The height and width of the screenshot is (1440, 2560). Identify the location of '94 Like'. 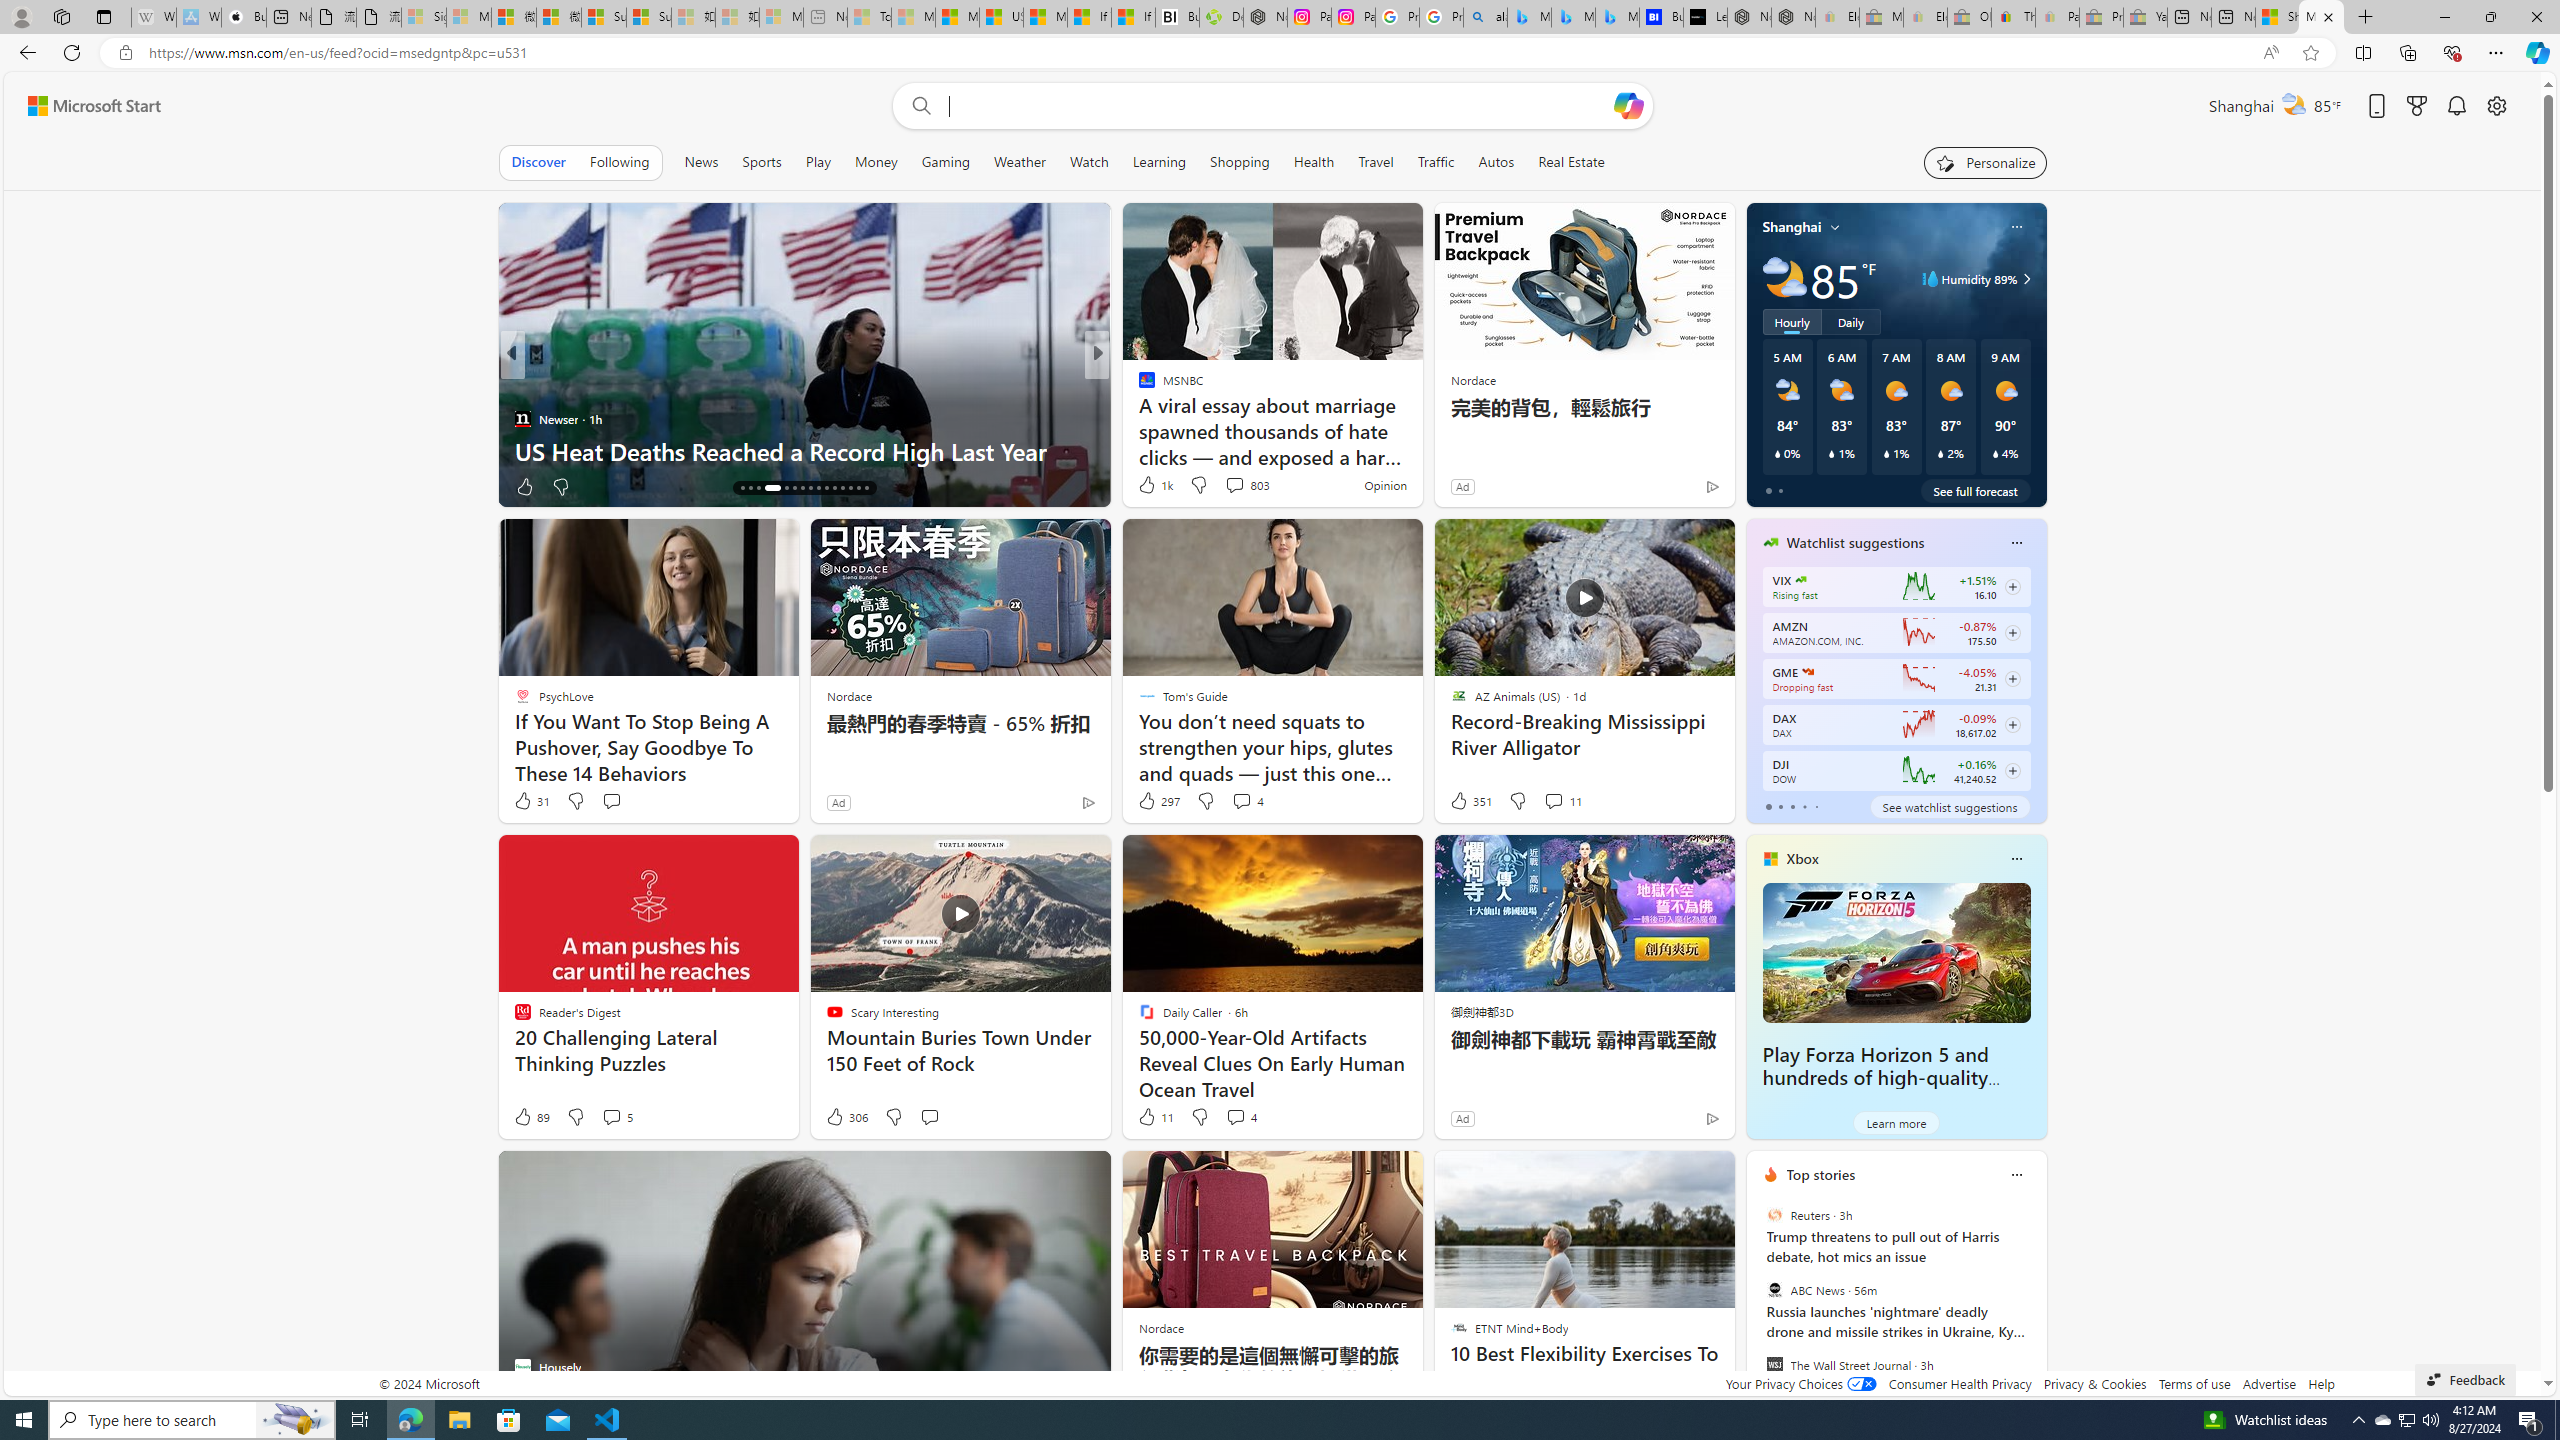
(1147, 486).